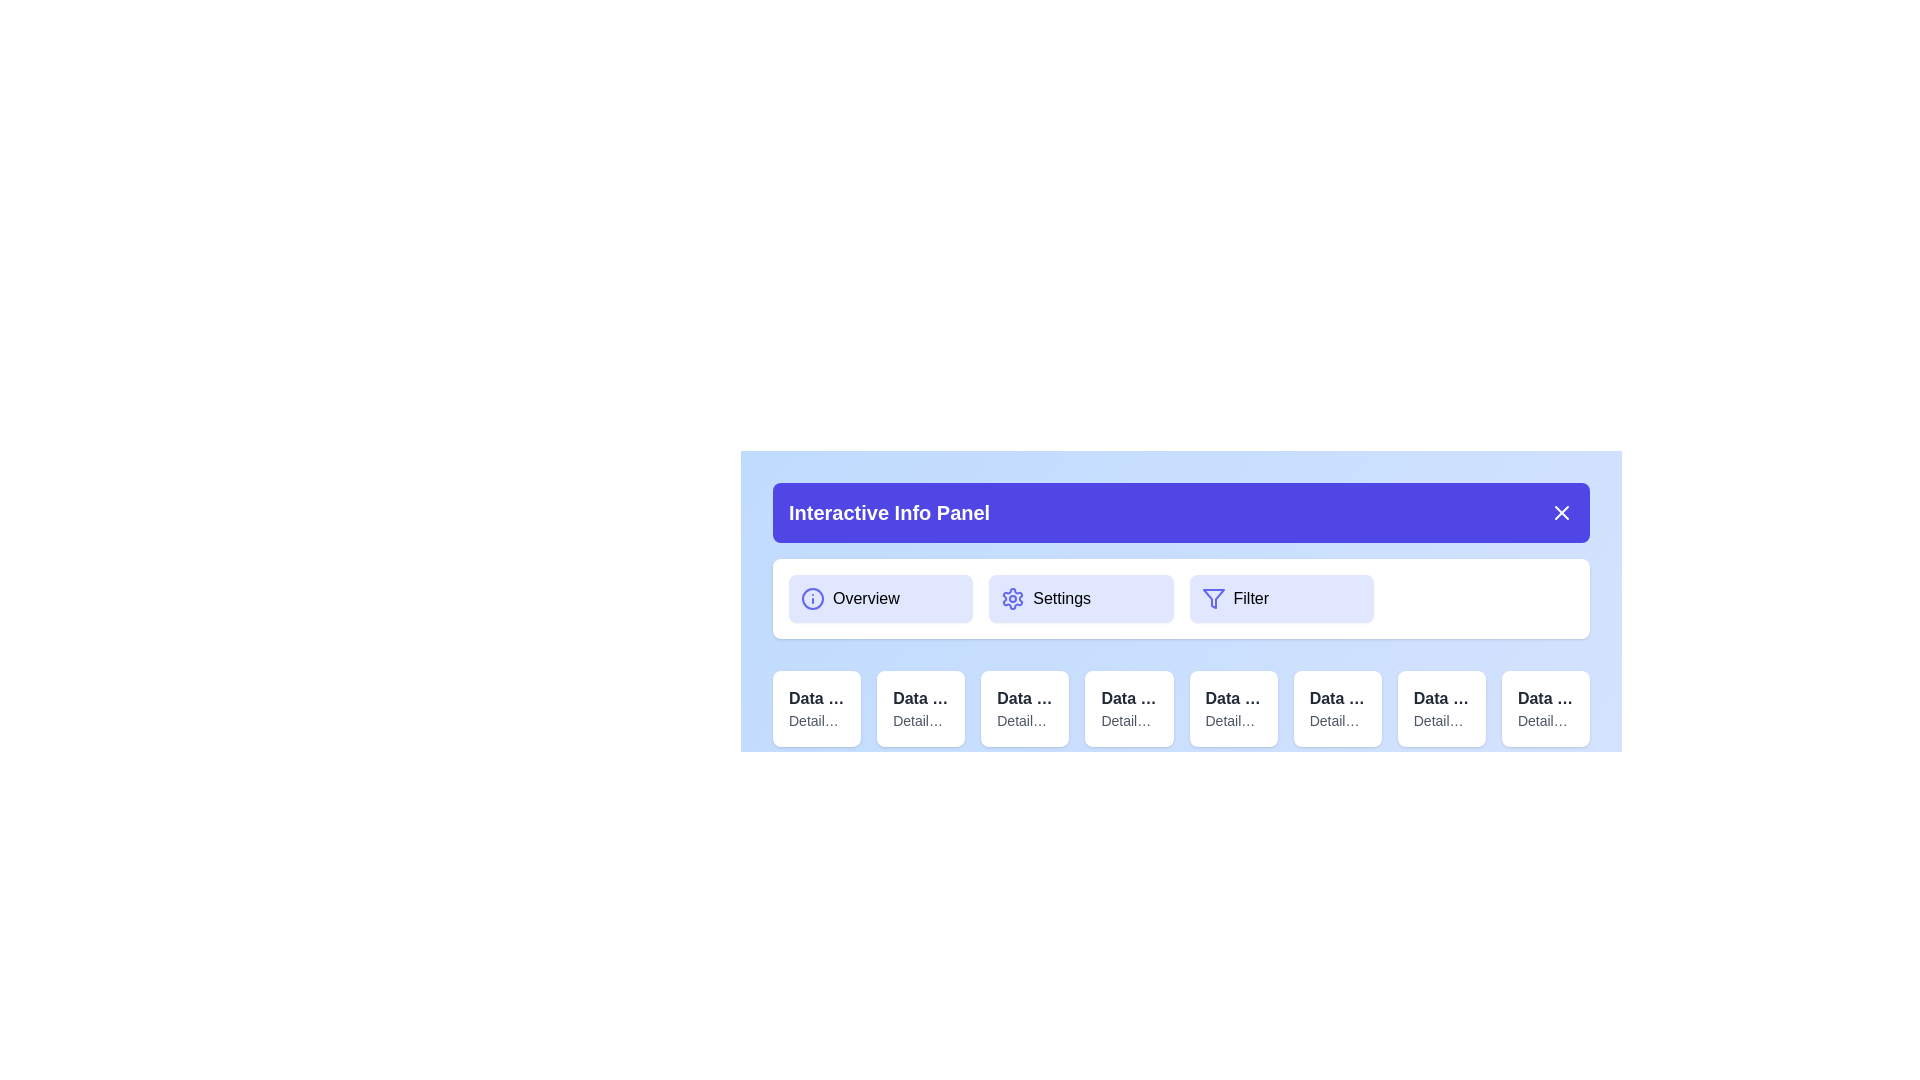 The width and height of the screenshot is (1920, 1080). What do you see at coordinates (1281, 597) in the screenshot?
I see `the Filter button in the navigation panel` at bounding box center [1281, 597].